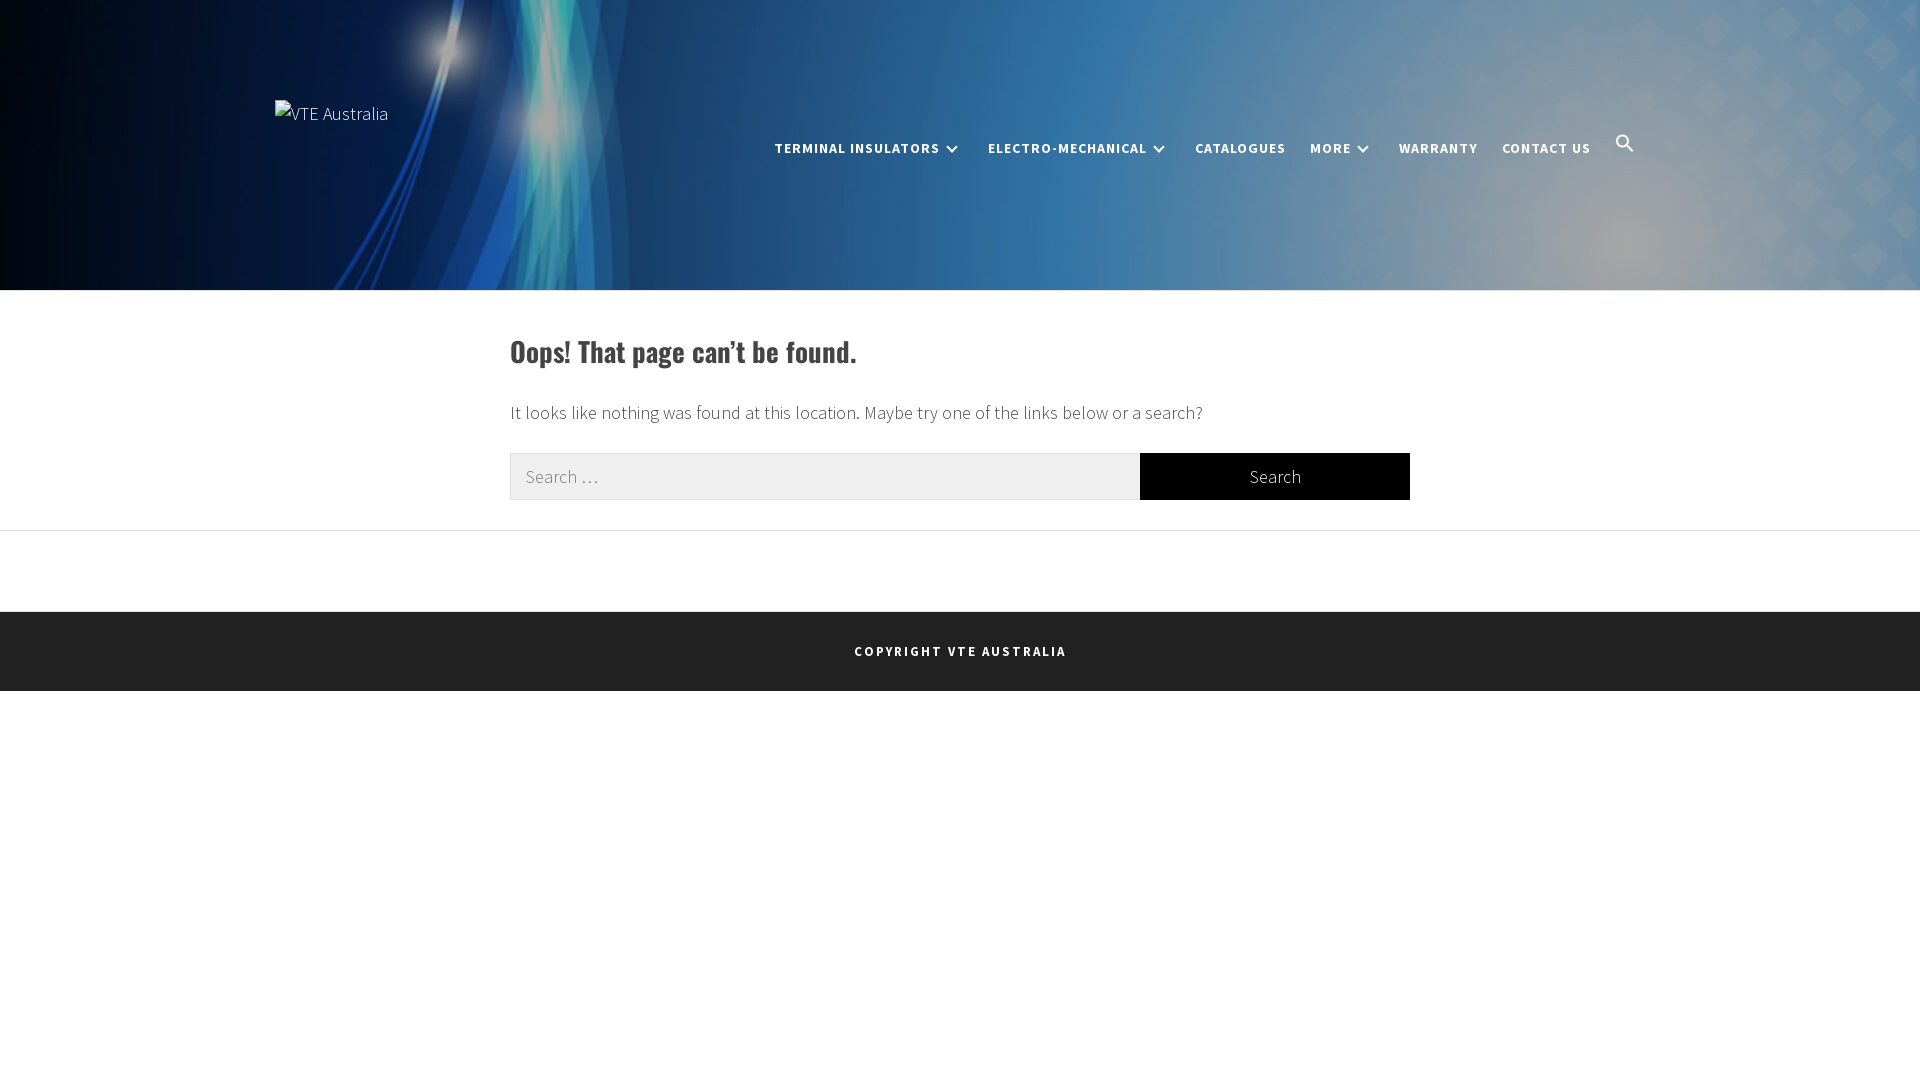 The image size is (1920, 1080). Describe the element at coordinates (1387, 146) in the screenshot. I see `'WARRANTY'` at that location.